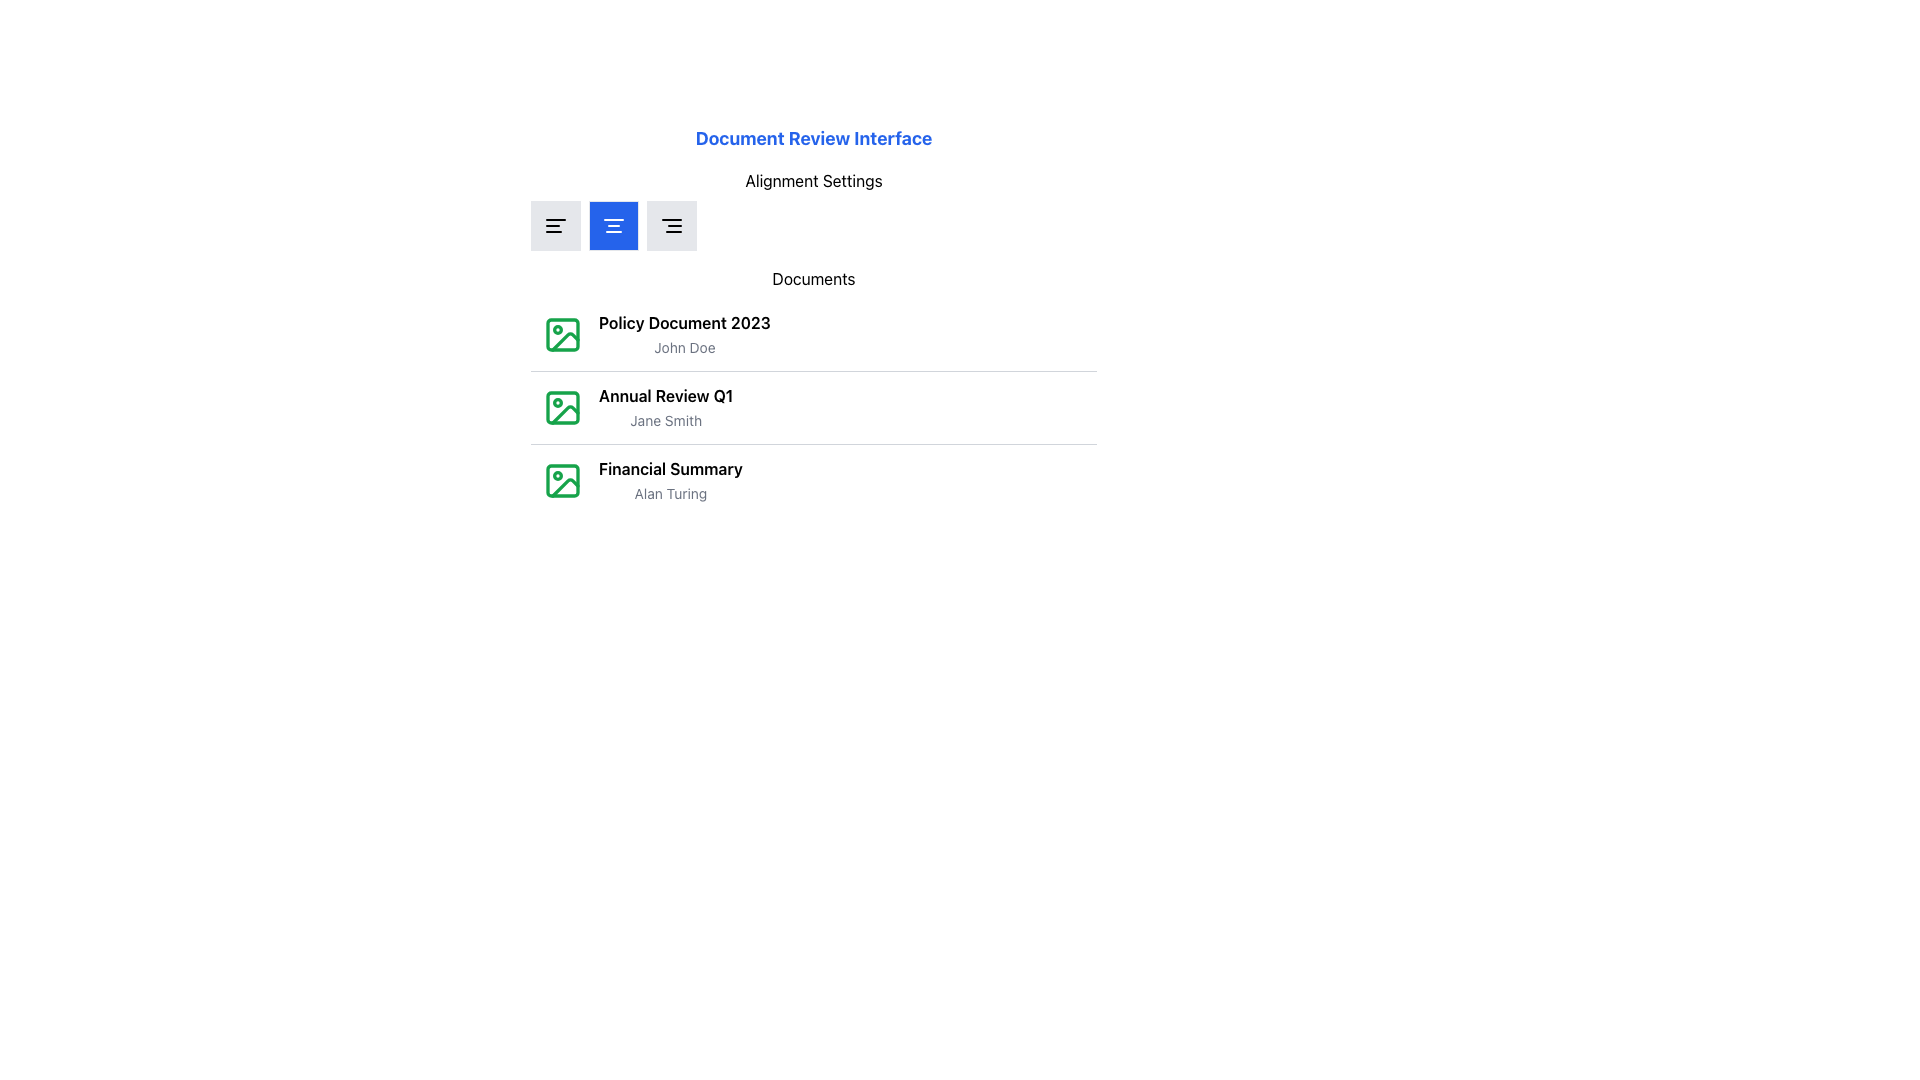 The width and height of the screenshot is (1920, 1080). I want to click on text from the label displaying 'Alan Turing', which is styled in gray color and positioned under the 'Financial Summary' heading, so click(670, 493).